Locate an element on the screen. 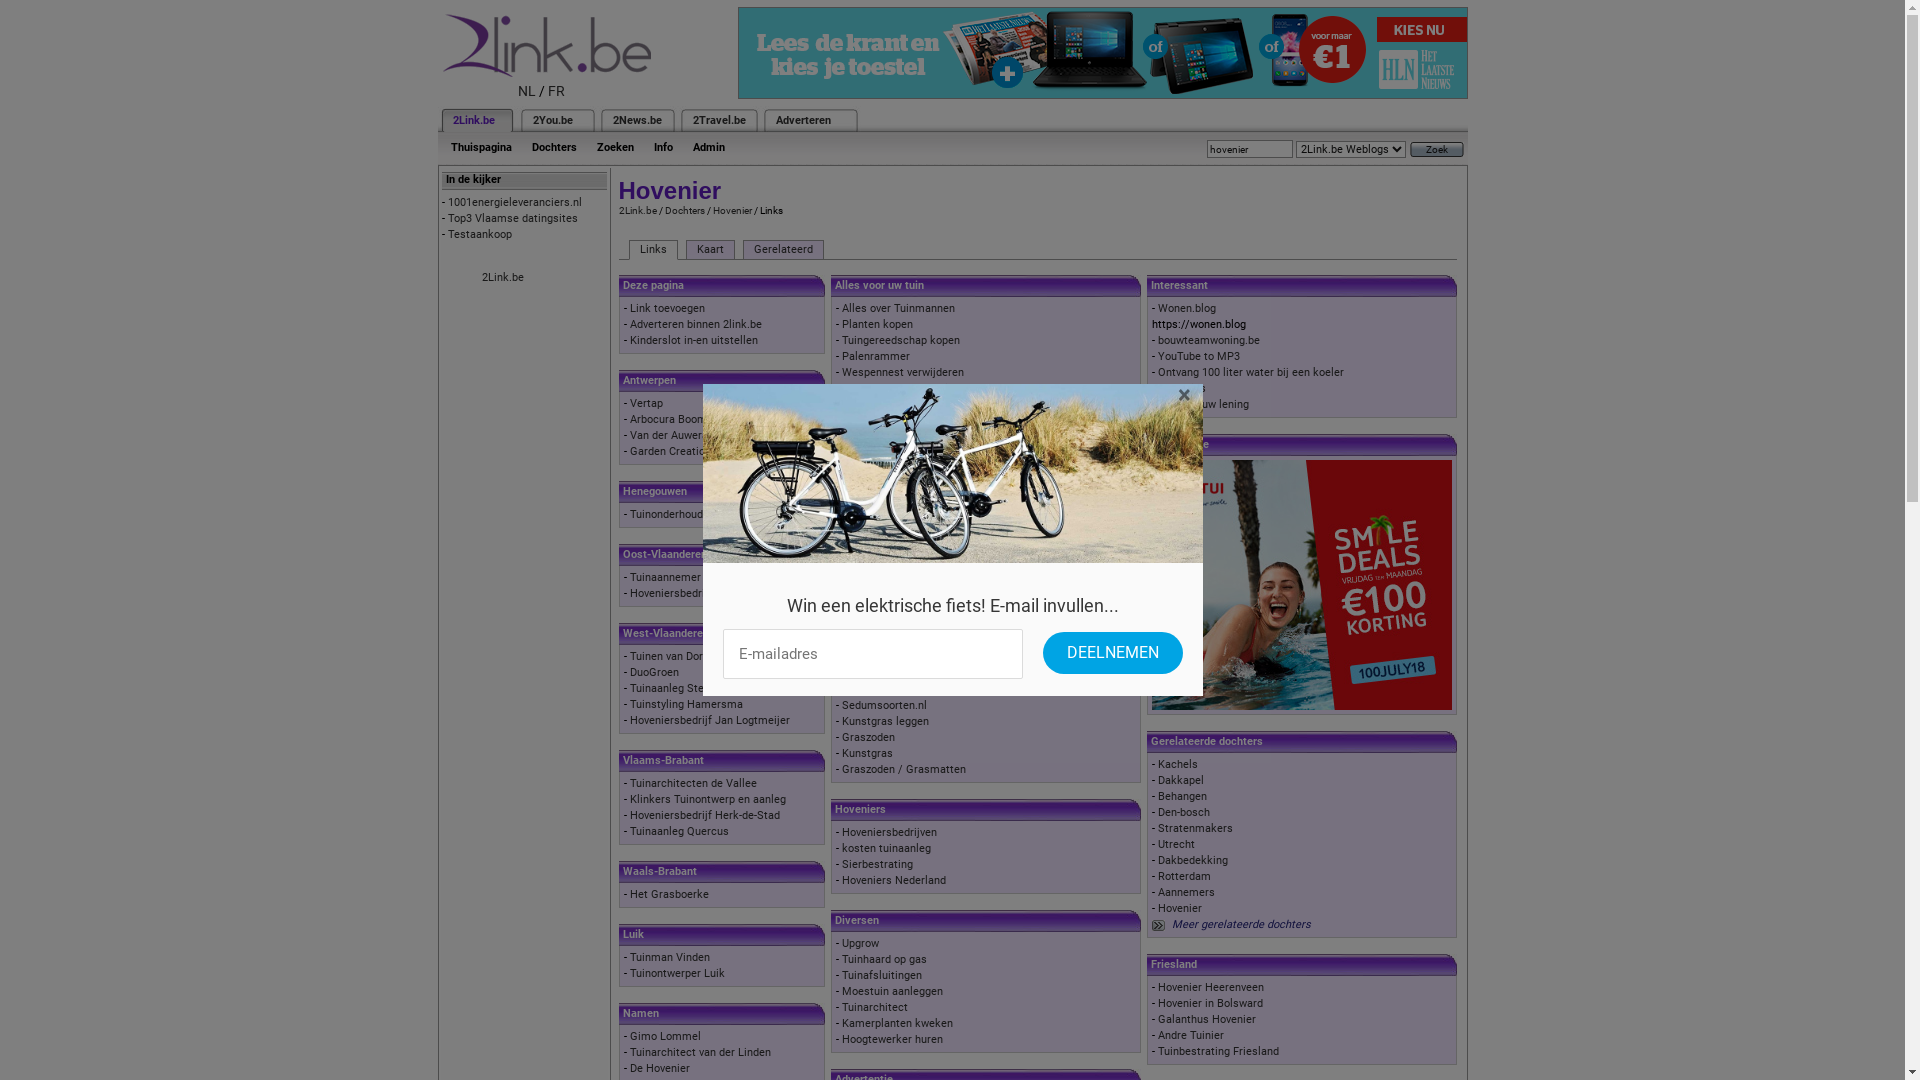 The image size is (1920, 1080). 'bouwteamwoning.be' is located at coordinates (1208, 339).